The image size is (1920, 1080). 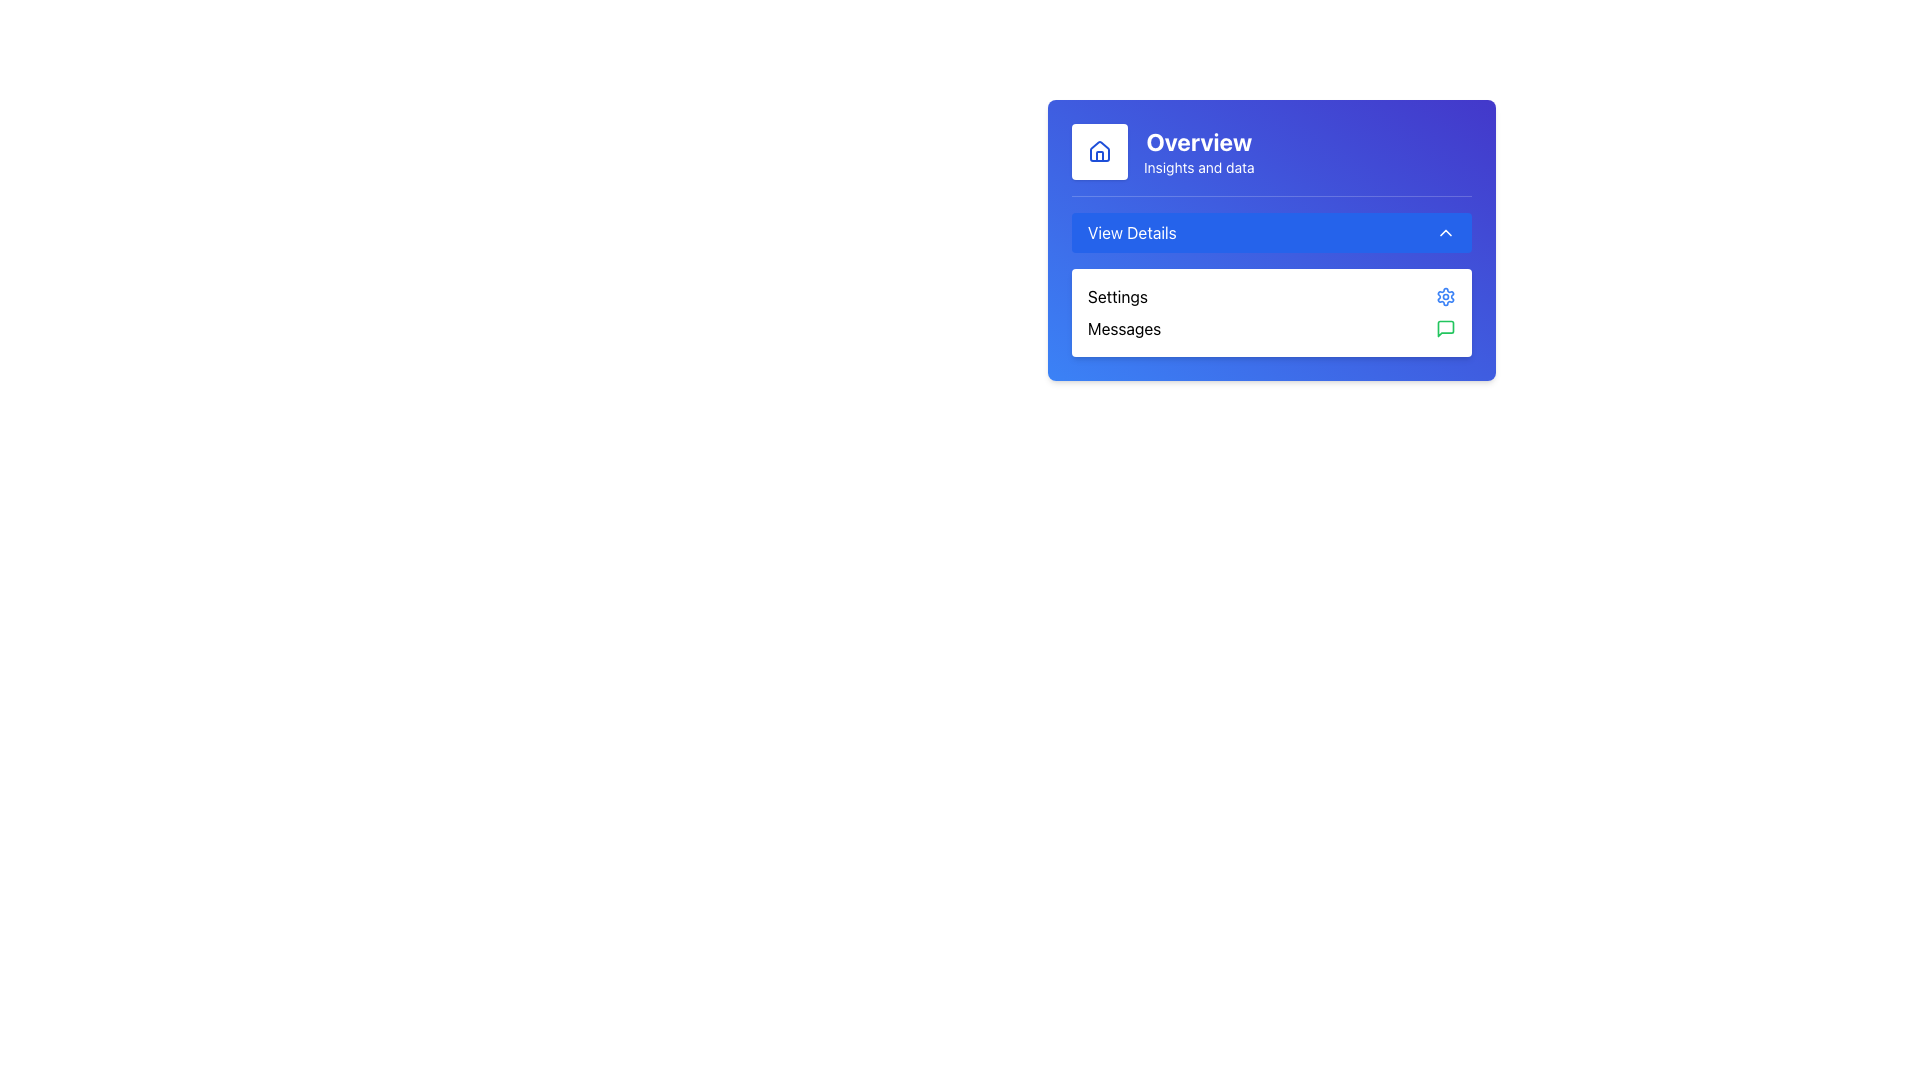 I want to click on the interactive visual indicator icon located at the far right edge of the 'View Details' button to trigger a visual change, so click(x=1445, y=231).